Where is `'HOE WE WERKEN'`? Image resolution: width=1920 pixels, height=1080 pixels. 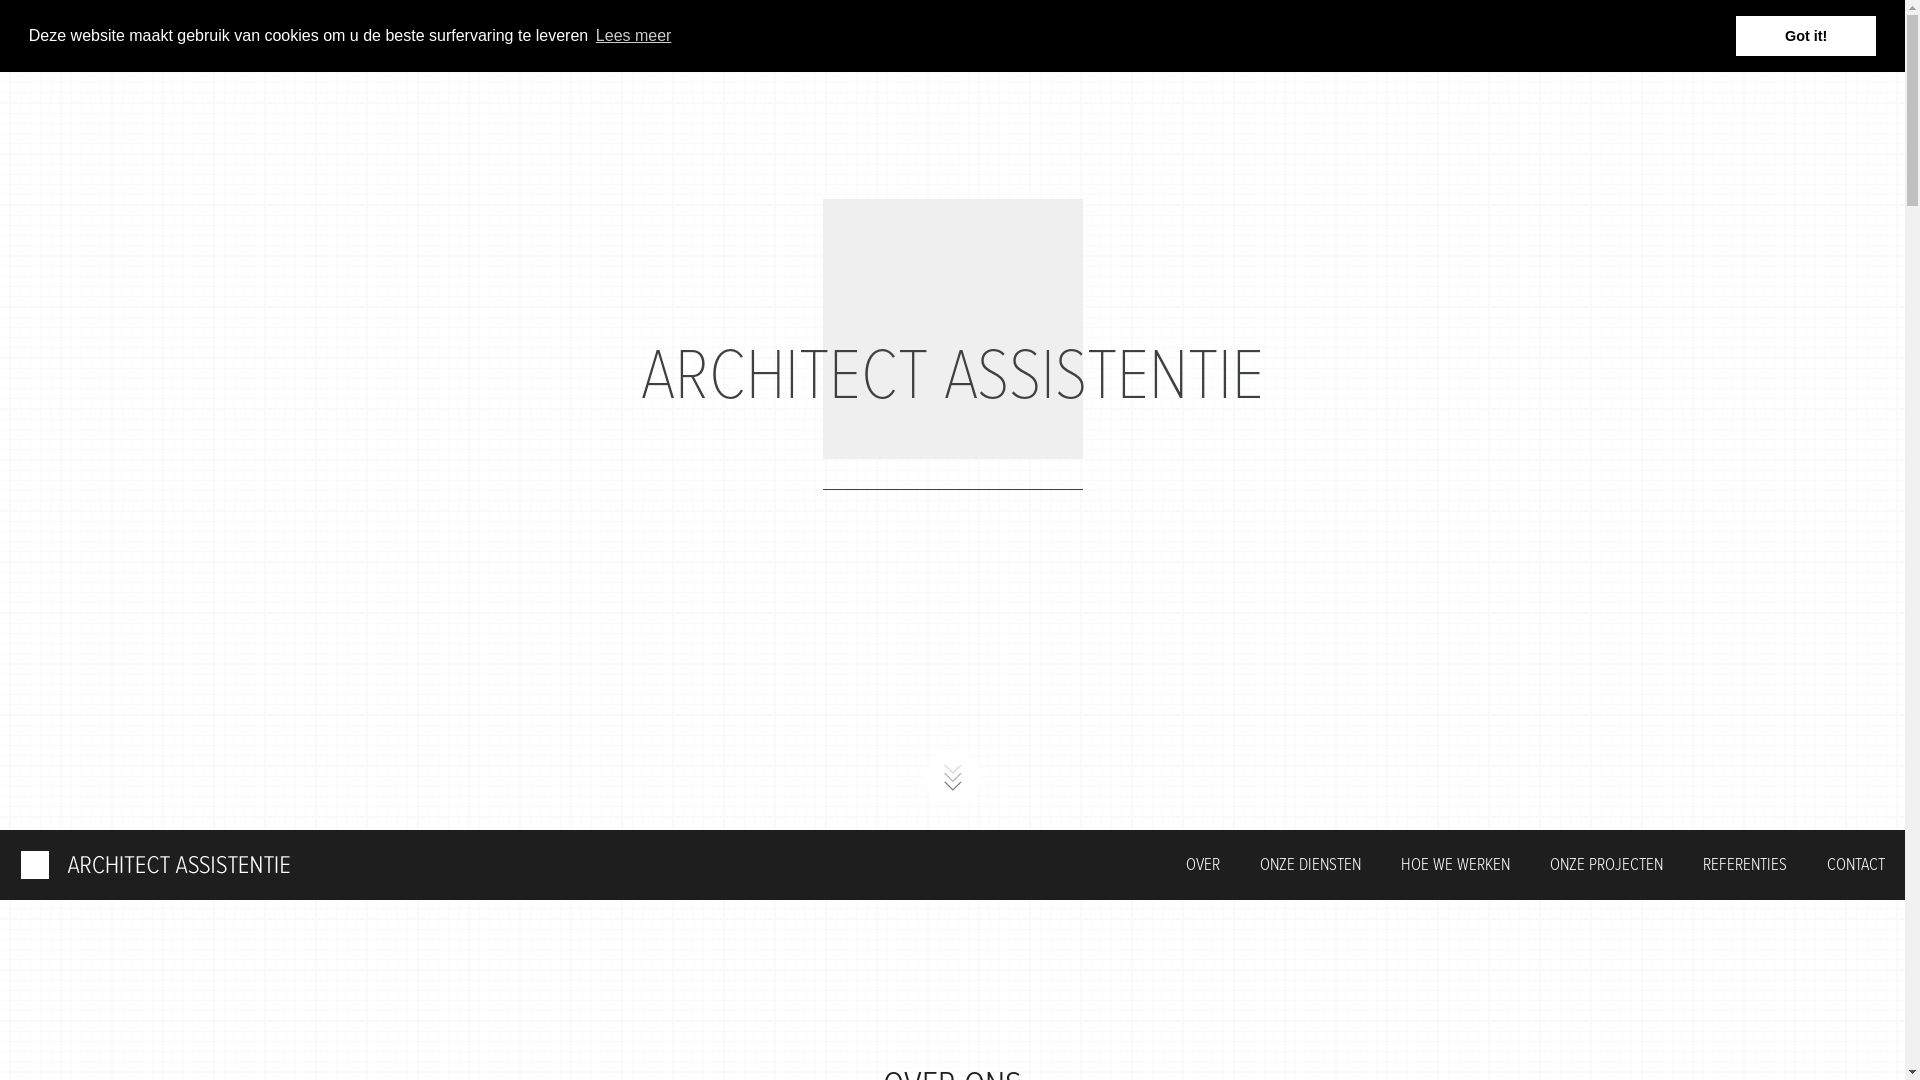
'HOE WE WERKEN' is located at coordinates (1455, 865).